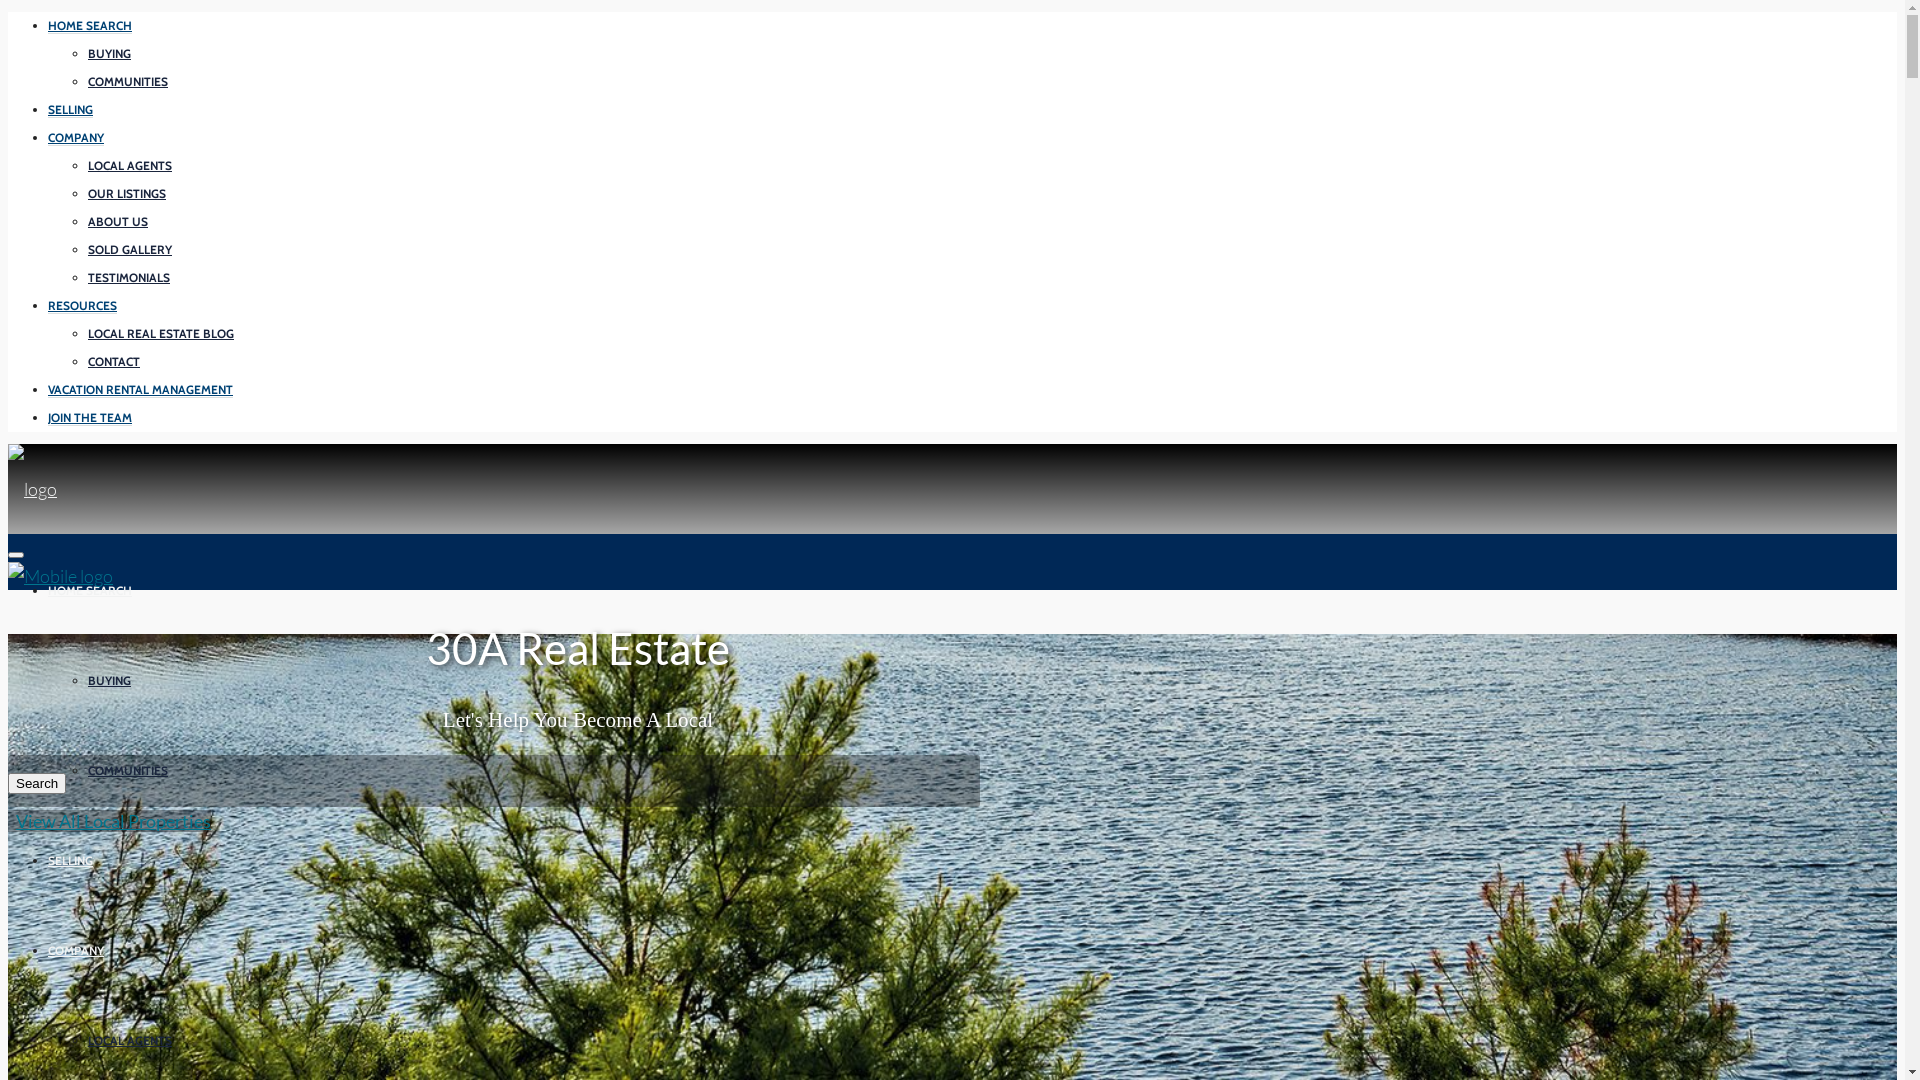  Describe the element at coordinates (128, 164) in the screenshot. I see `'LOCAL AGENTS'` at that location.